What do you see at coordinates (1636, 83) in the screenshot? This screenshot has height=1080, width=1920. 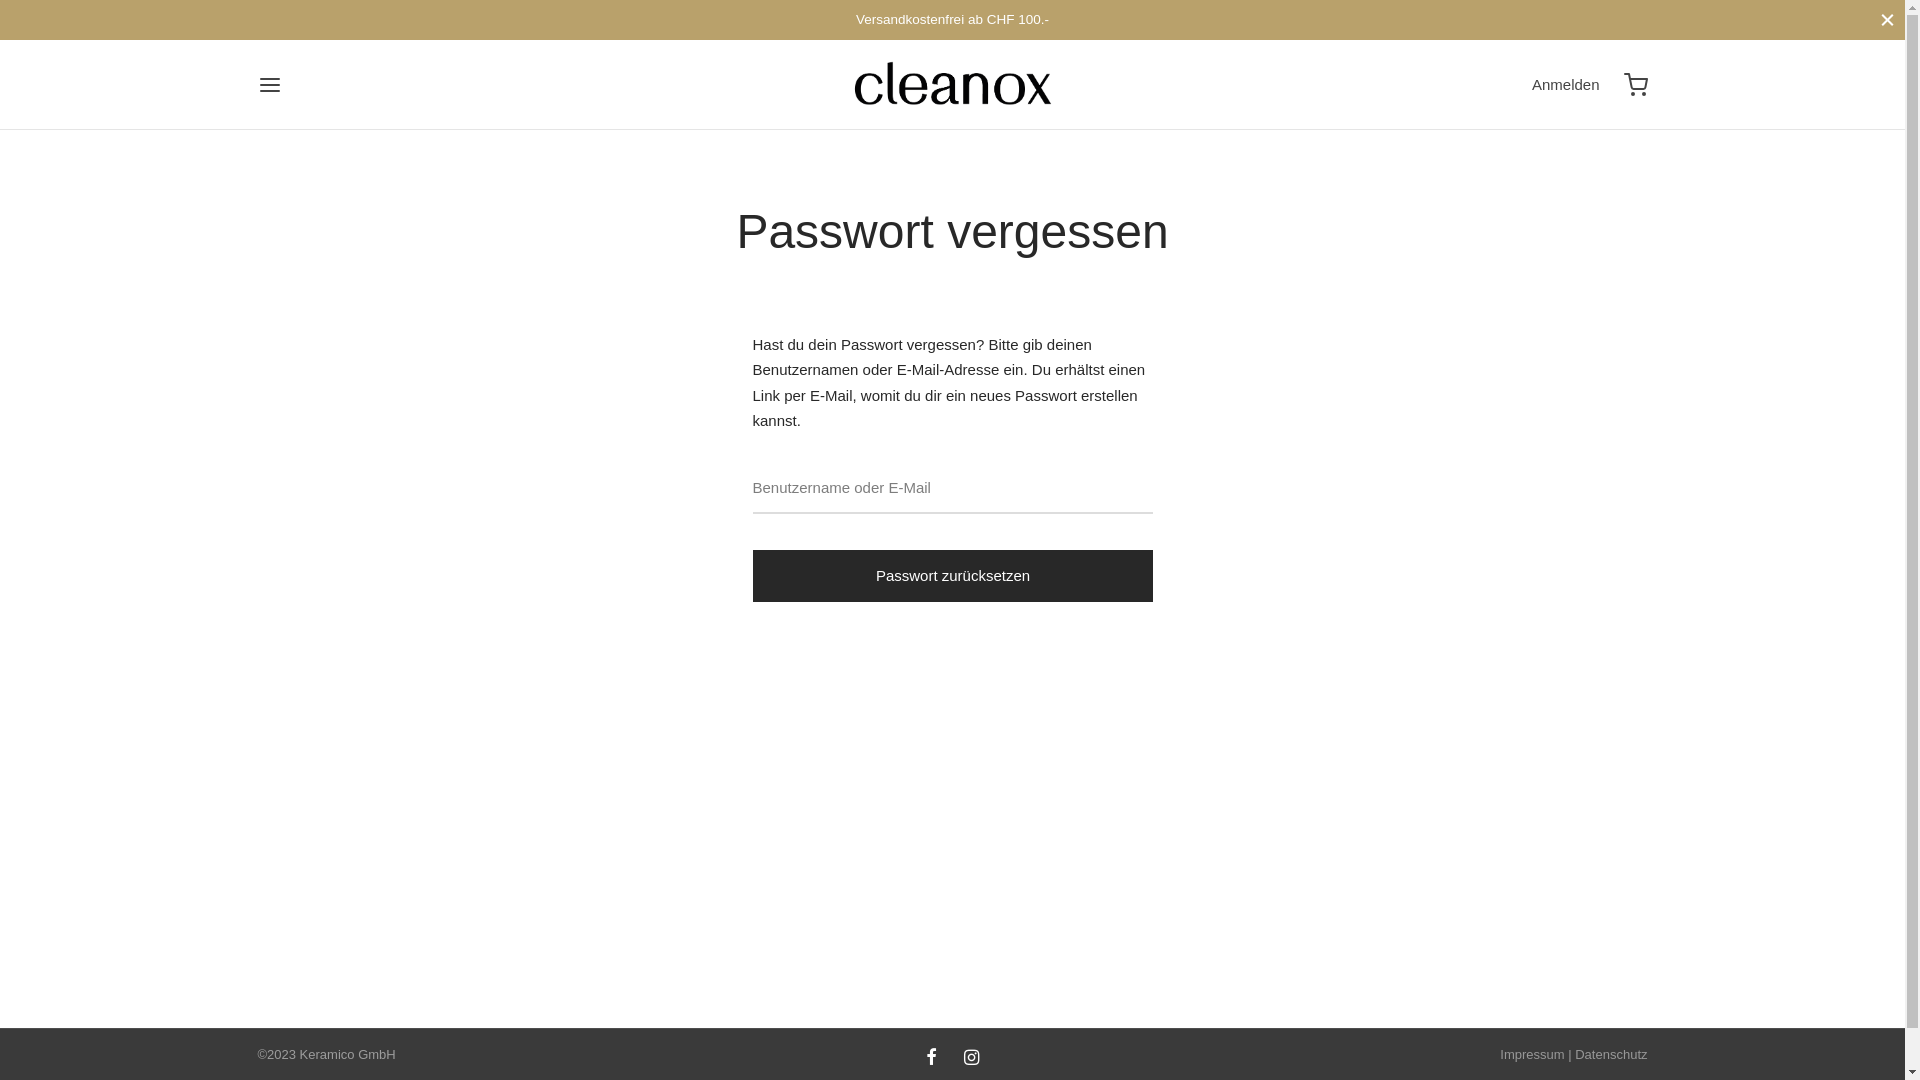 I see `'Warenkorb'` at bounding box center [1636, 83].